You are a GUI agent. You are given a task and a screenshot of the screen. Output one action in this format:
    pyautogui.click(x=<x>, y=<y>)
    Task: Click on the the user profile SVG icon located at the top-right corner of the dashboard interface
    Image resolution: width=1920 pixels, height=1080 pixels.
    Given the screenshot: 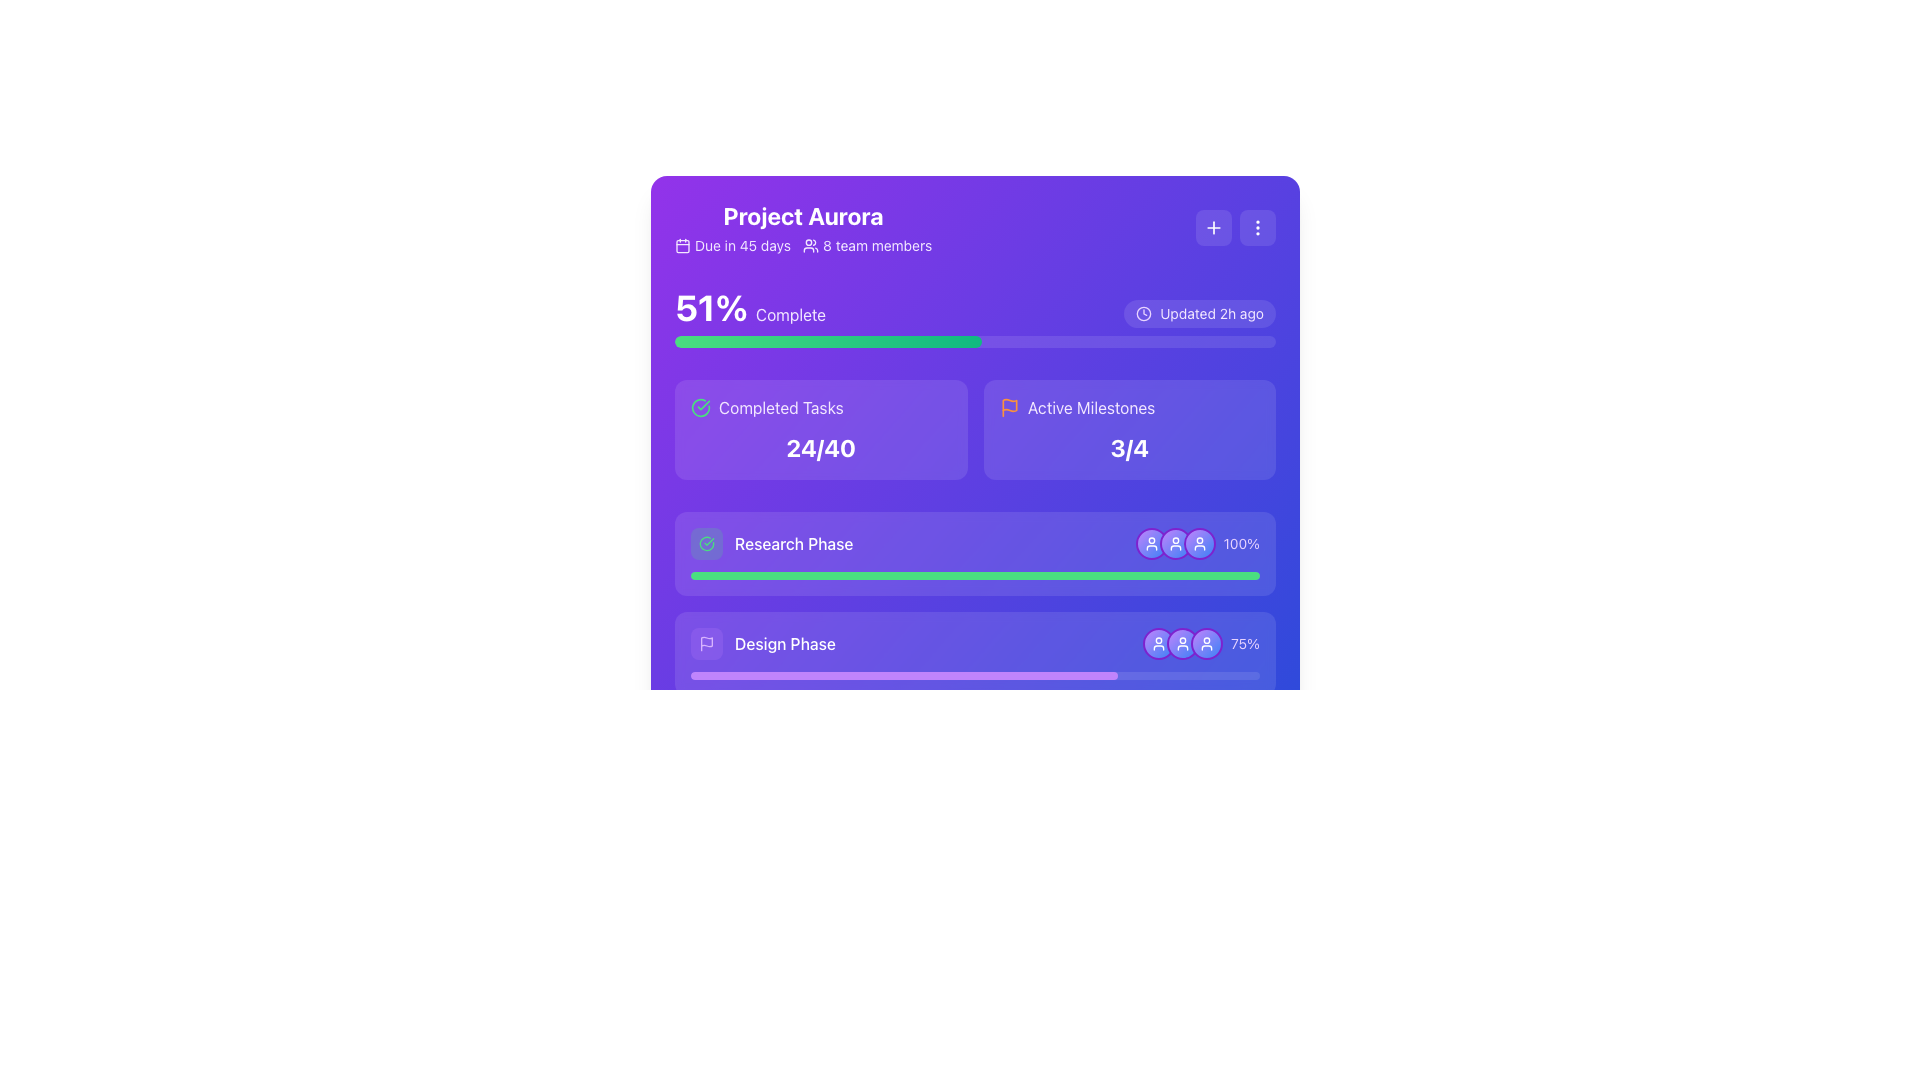 What is the action you would take?
    pyautogui.click(x=1199, y=543)
    